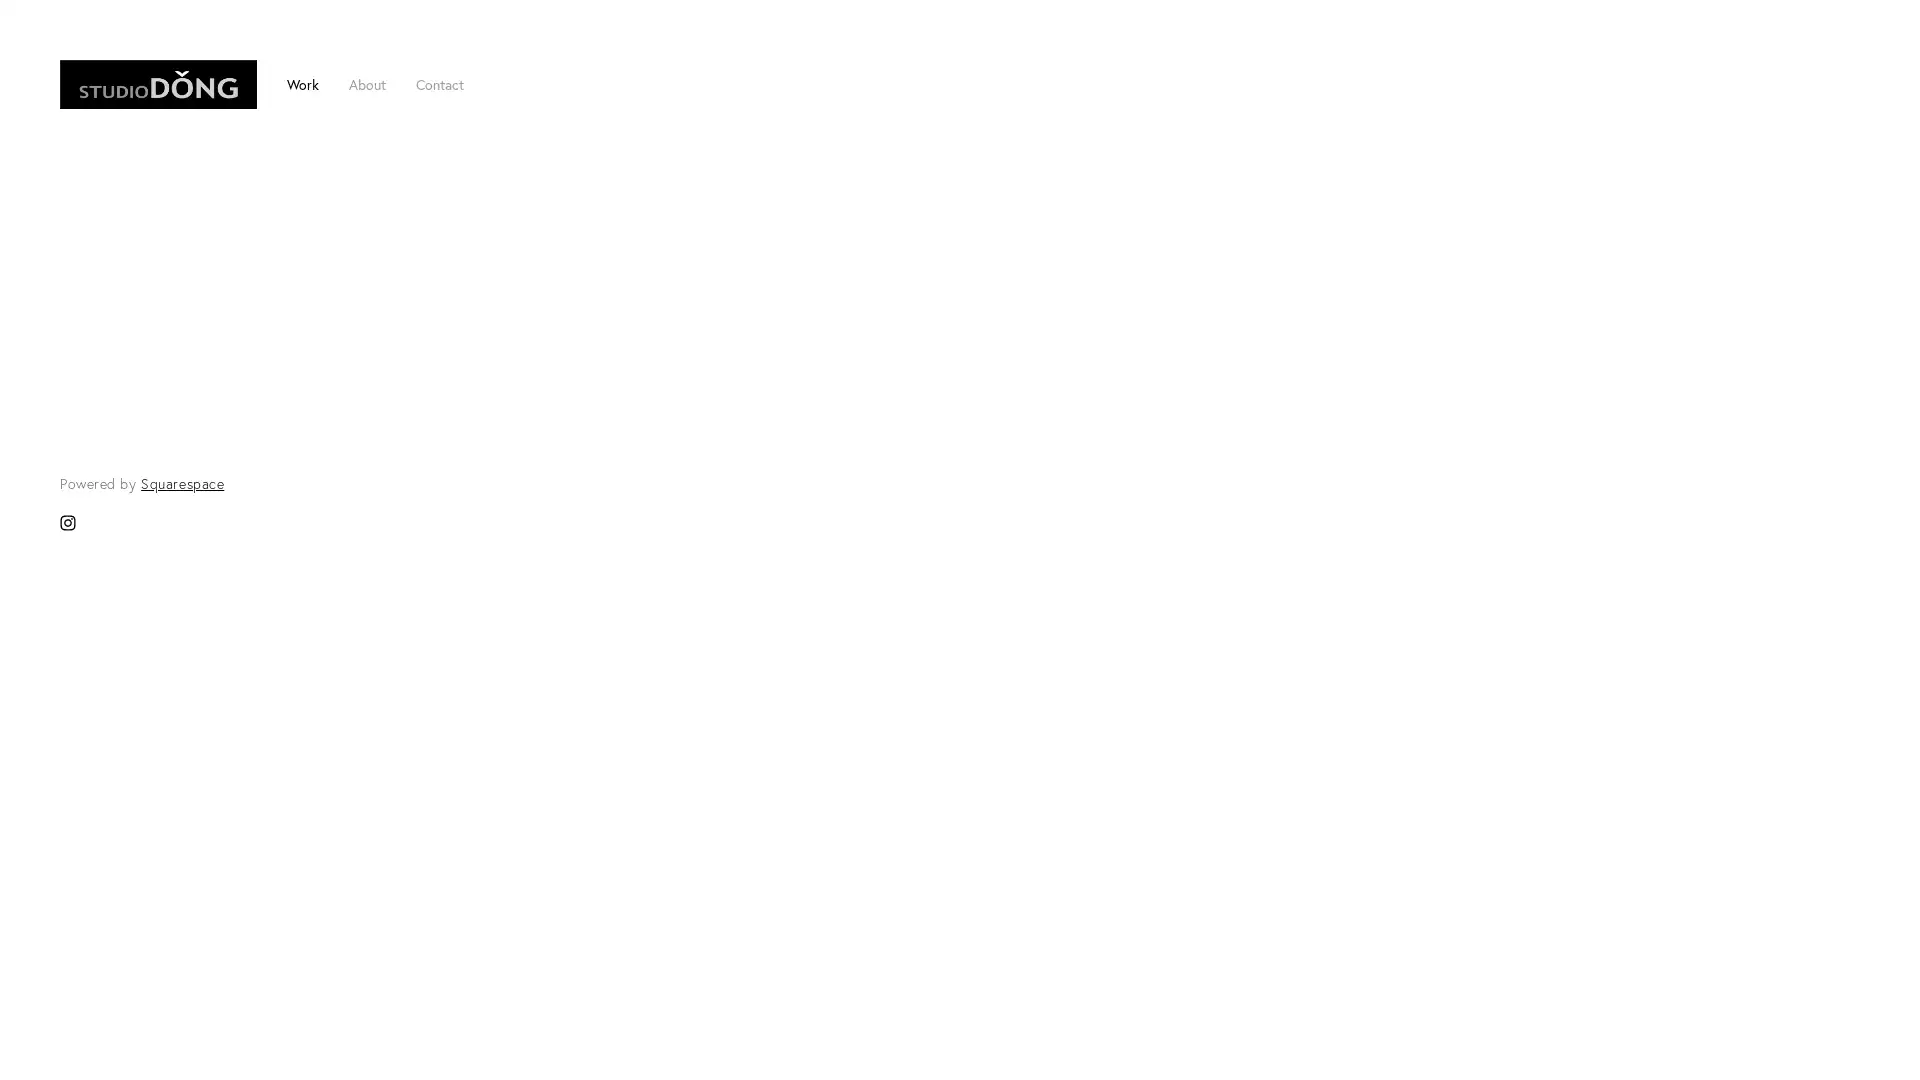  Describe the element at coordinates (958, 901) in the screenshot. I see `Play` at that location.